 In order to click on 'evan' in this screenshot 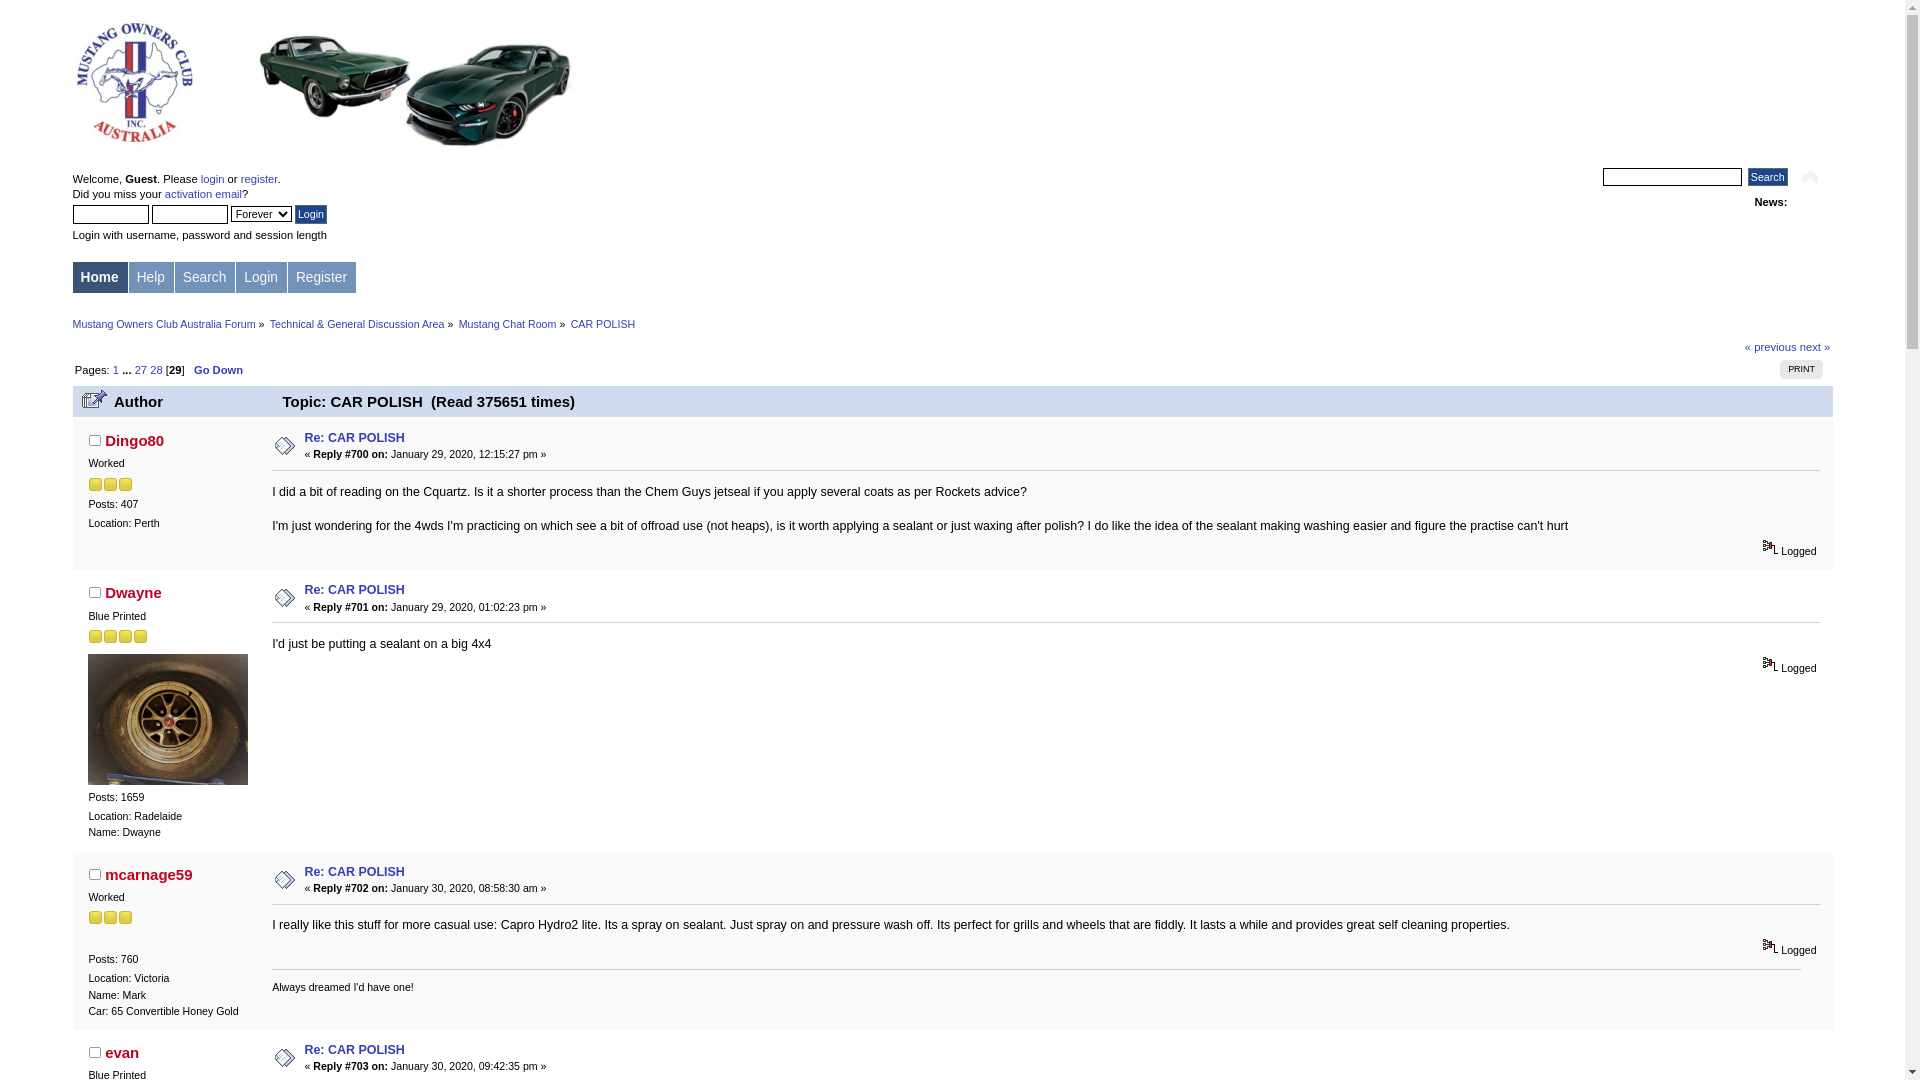, I will do `click(104, 1051)`.